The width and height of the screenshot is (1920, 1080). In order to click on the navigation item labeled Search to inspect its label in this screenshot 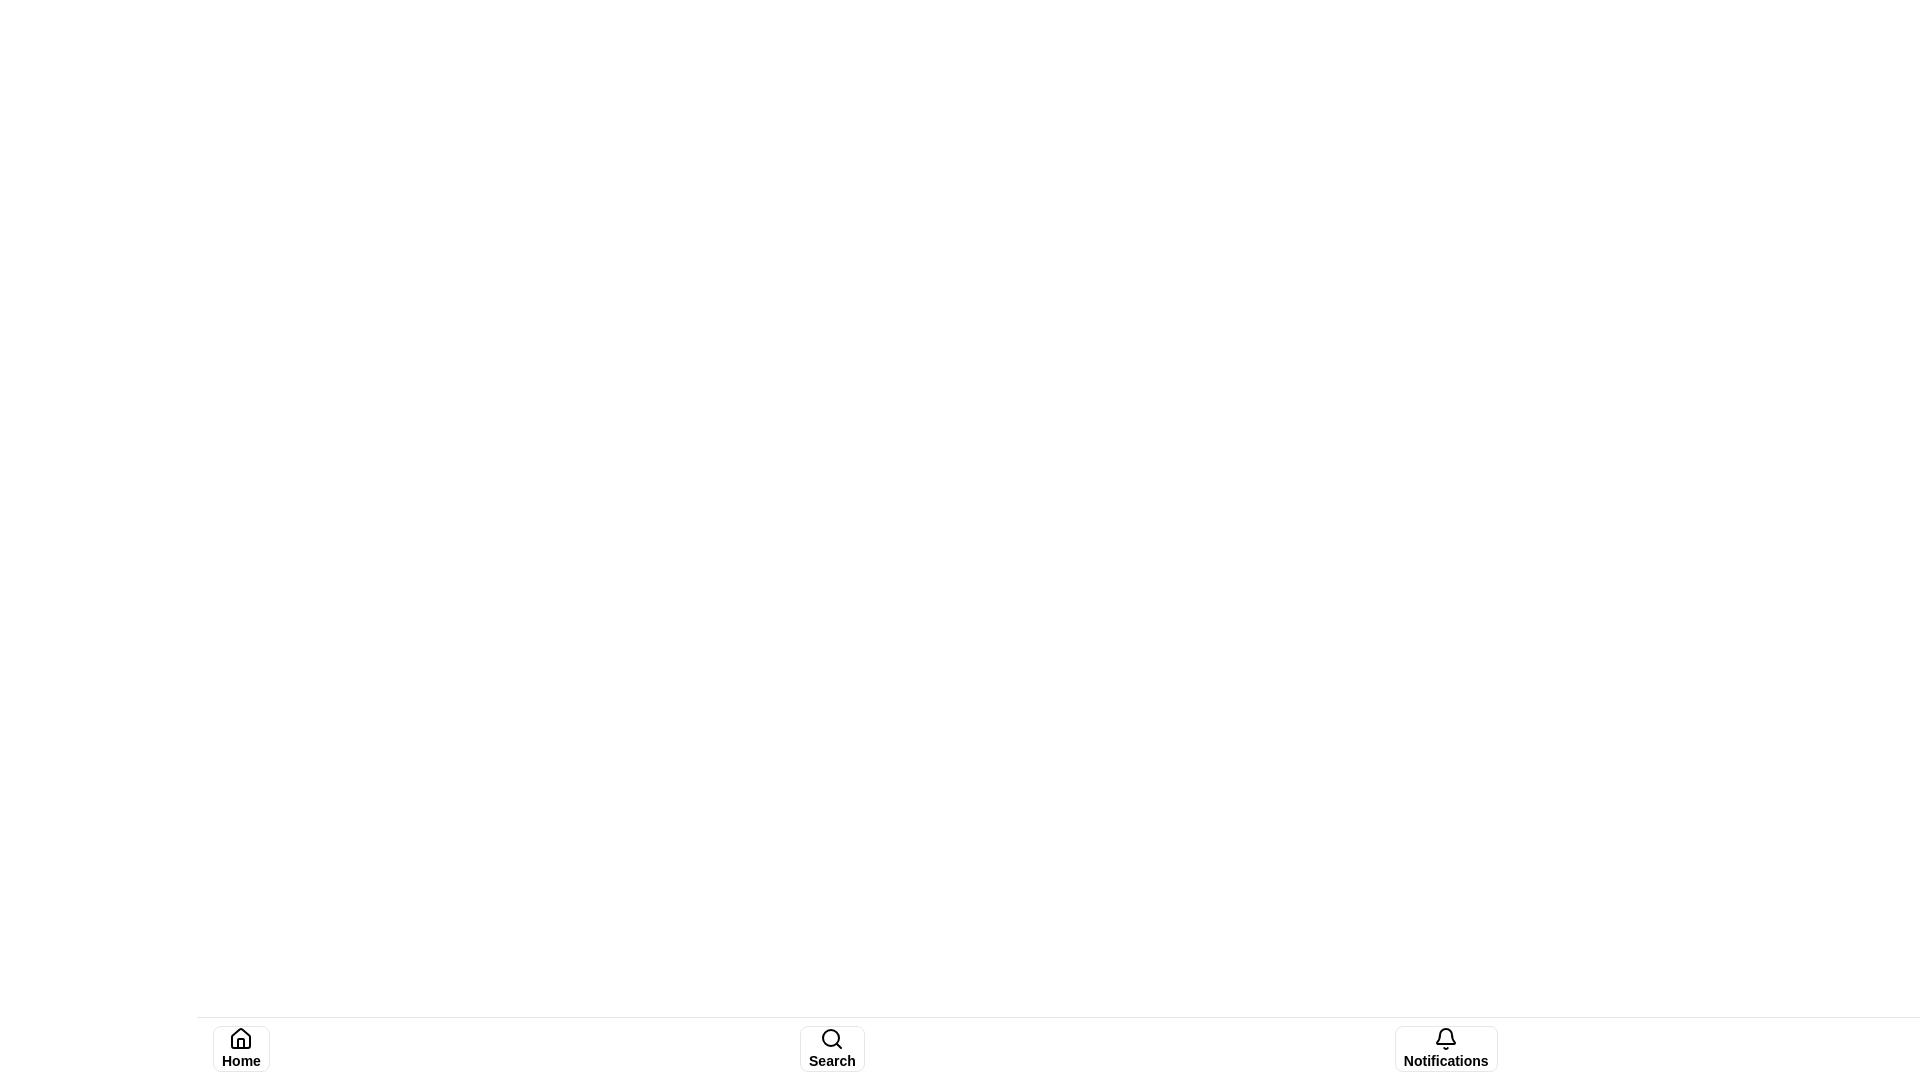, I will do `click(831, 1048)`.